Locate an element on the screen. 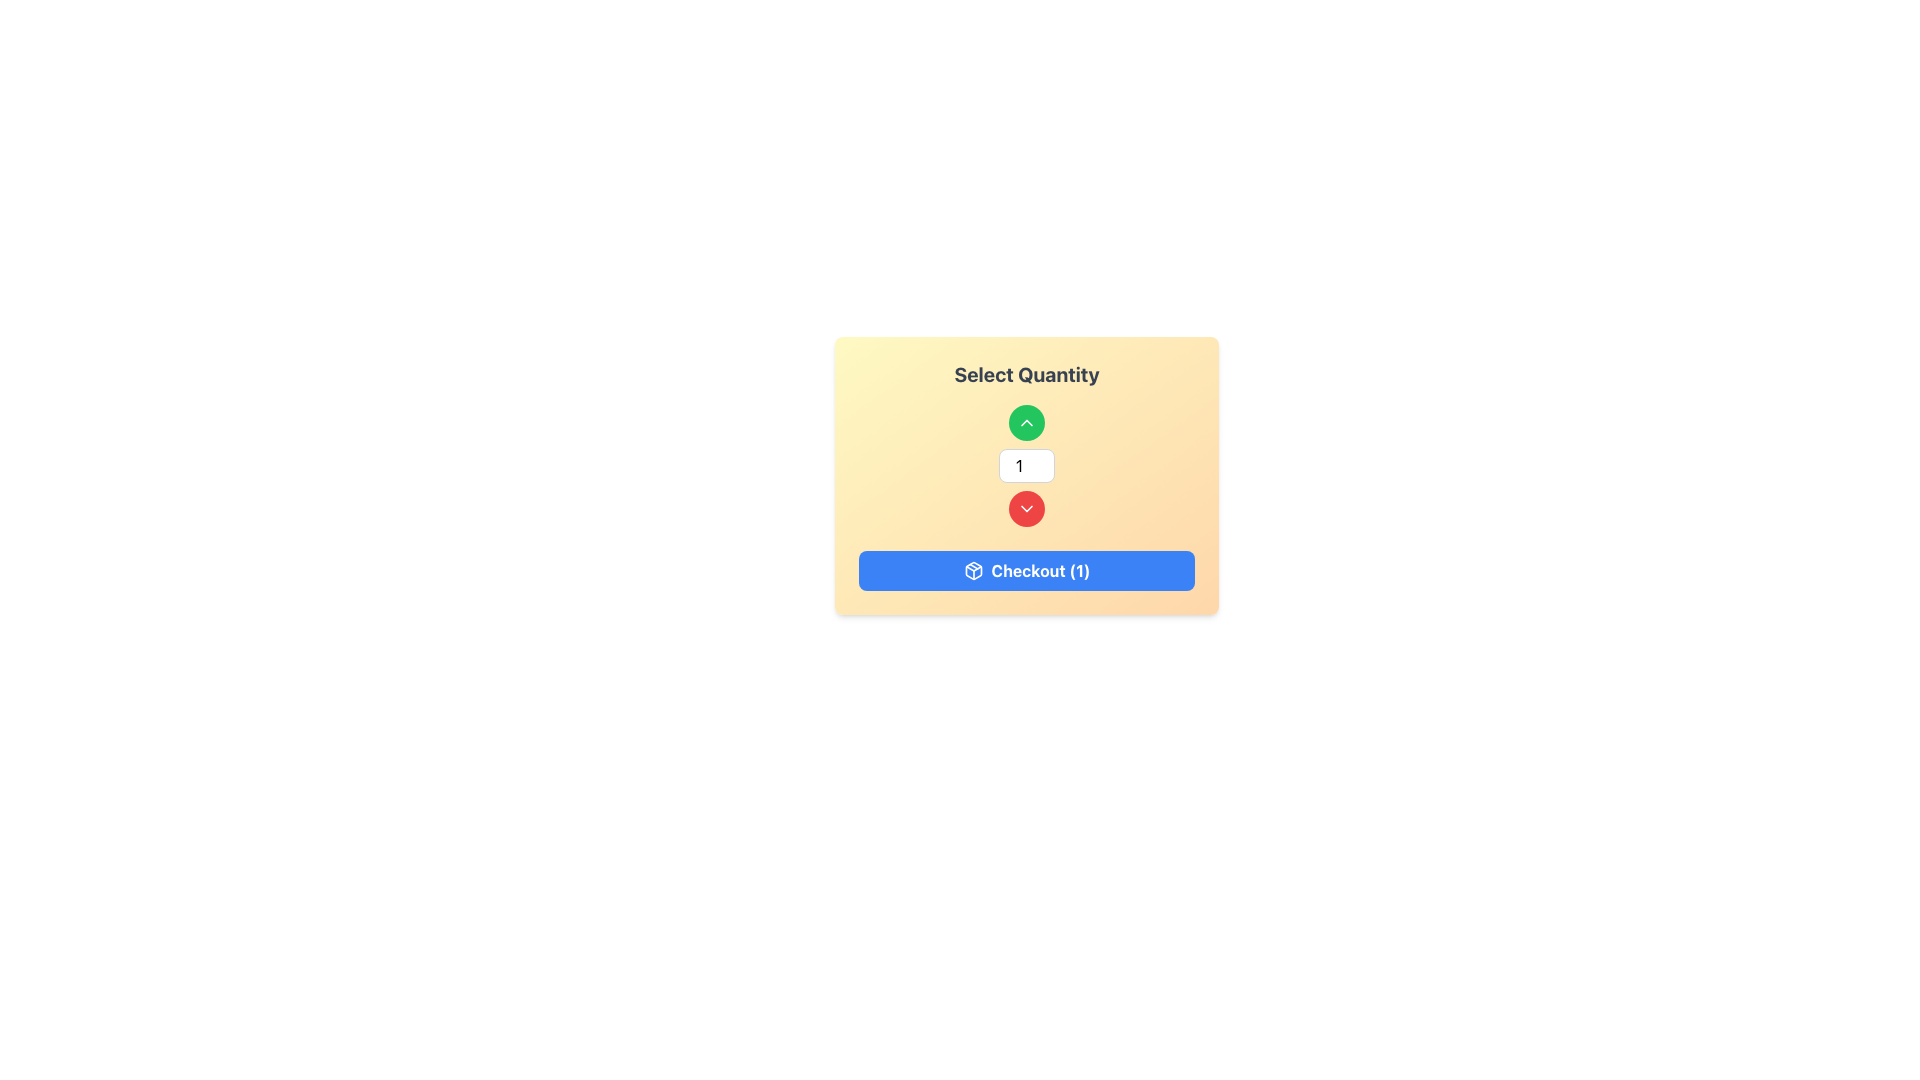  the Number Input Field, which is a horizontally-aligned rectangular input box with a white background and rounded corners is located at coordinates (1027, 466).